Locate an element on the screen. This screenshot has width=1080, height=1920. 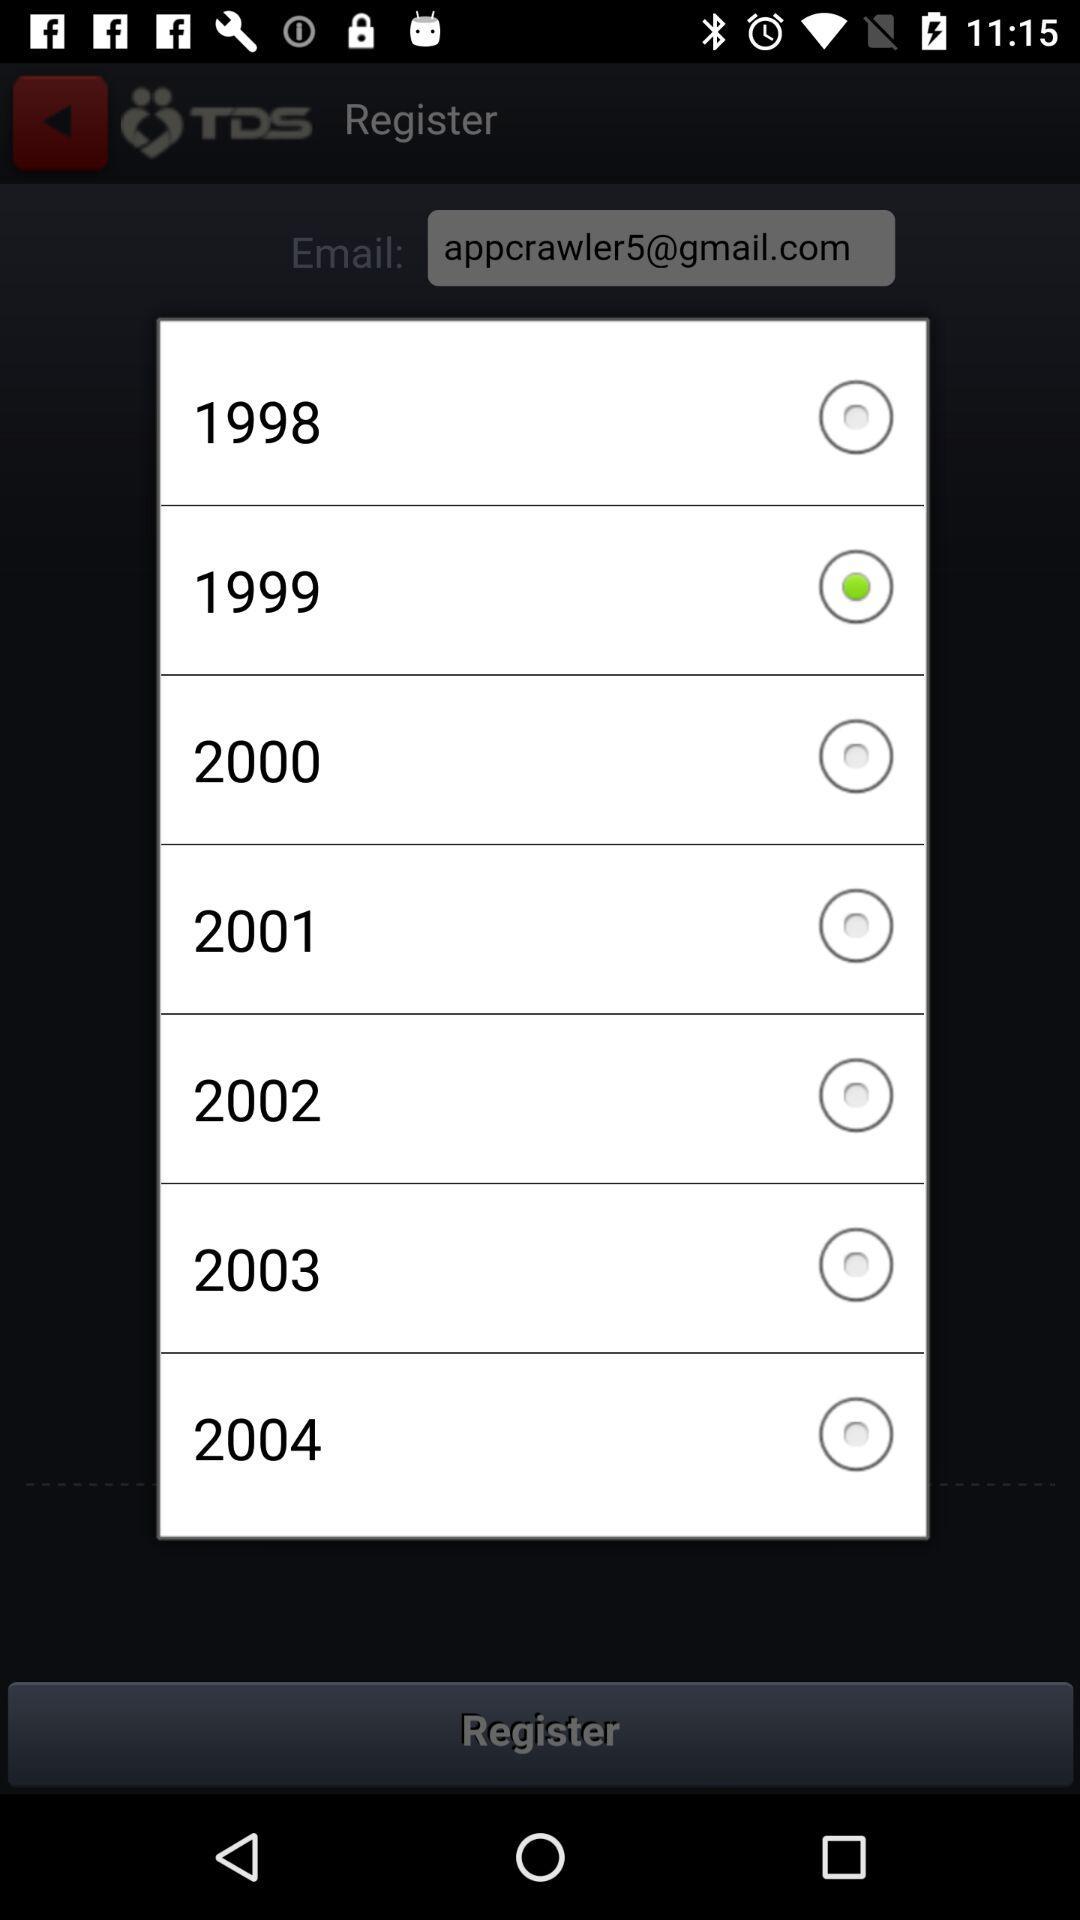
the checkbox below the 2000 checkbox is located at coordinates (542, 928).